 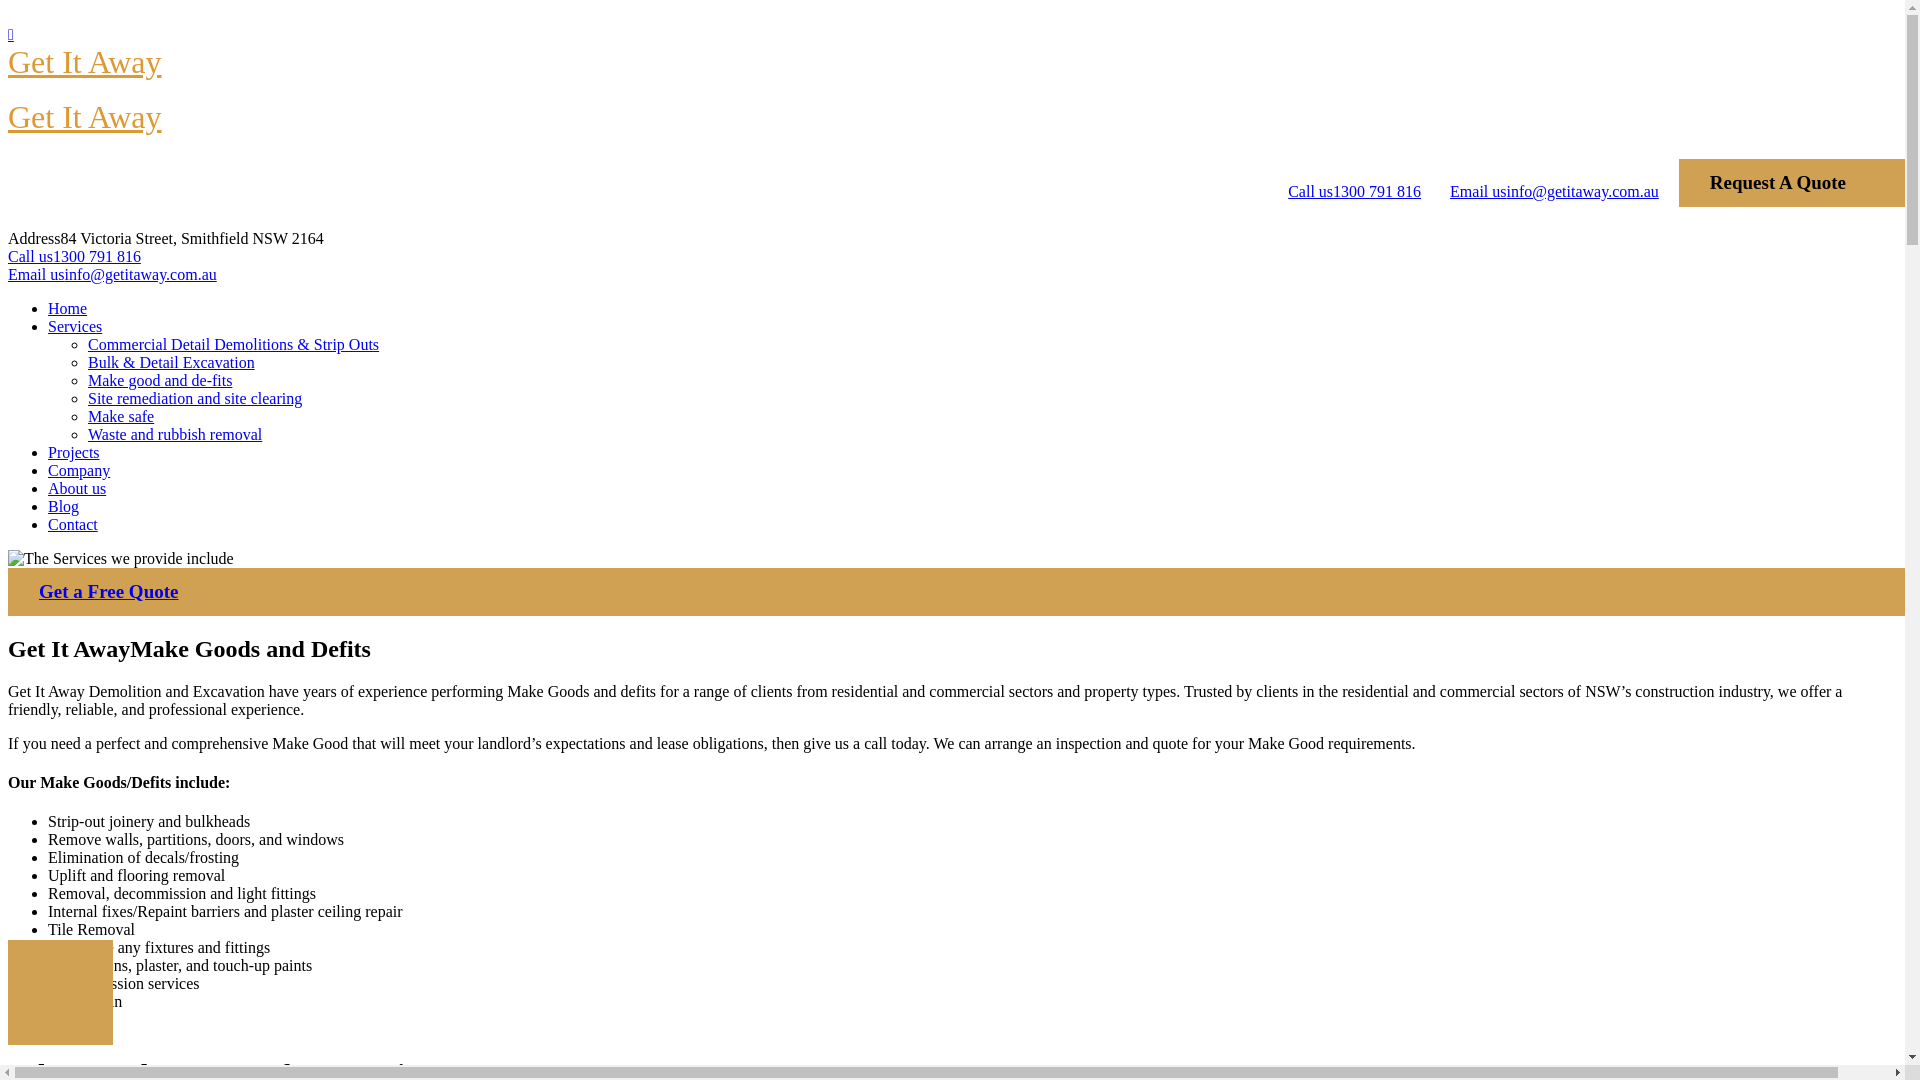 What do you see at coordinates (171, 362) in the screenshot?
I see `'Bulk & Detail Excavation'` at bounding box center [171, 362].